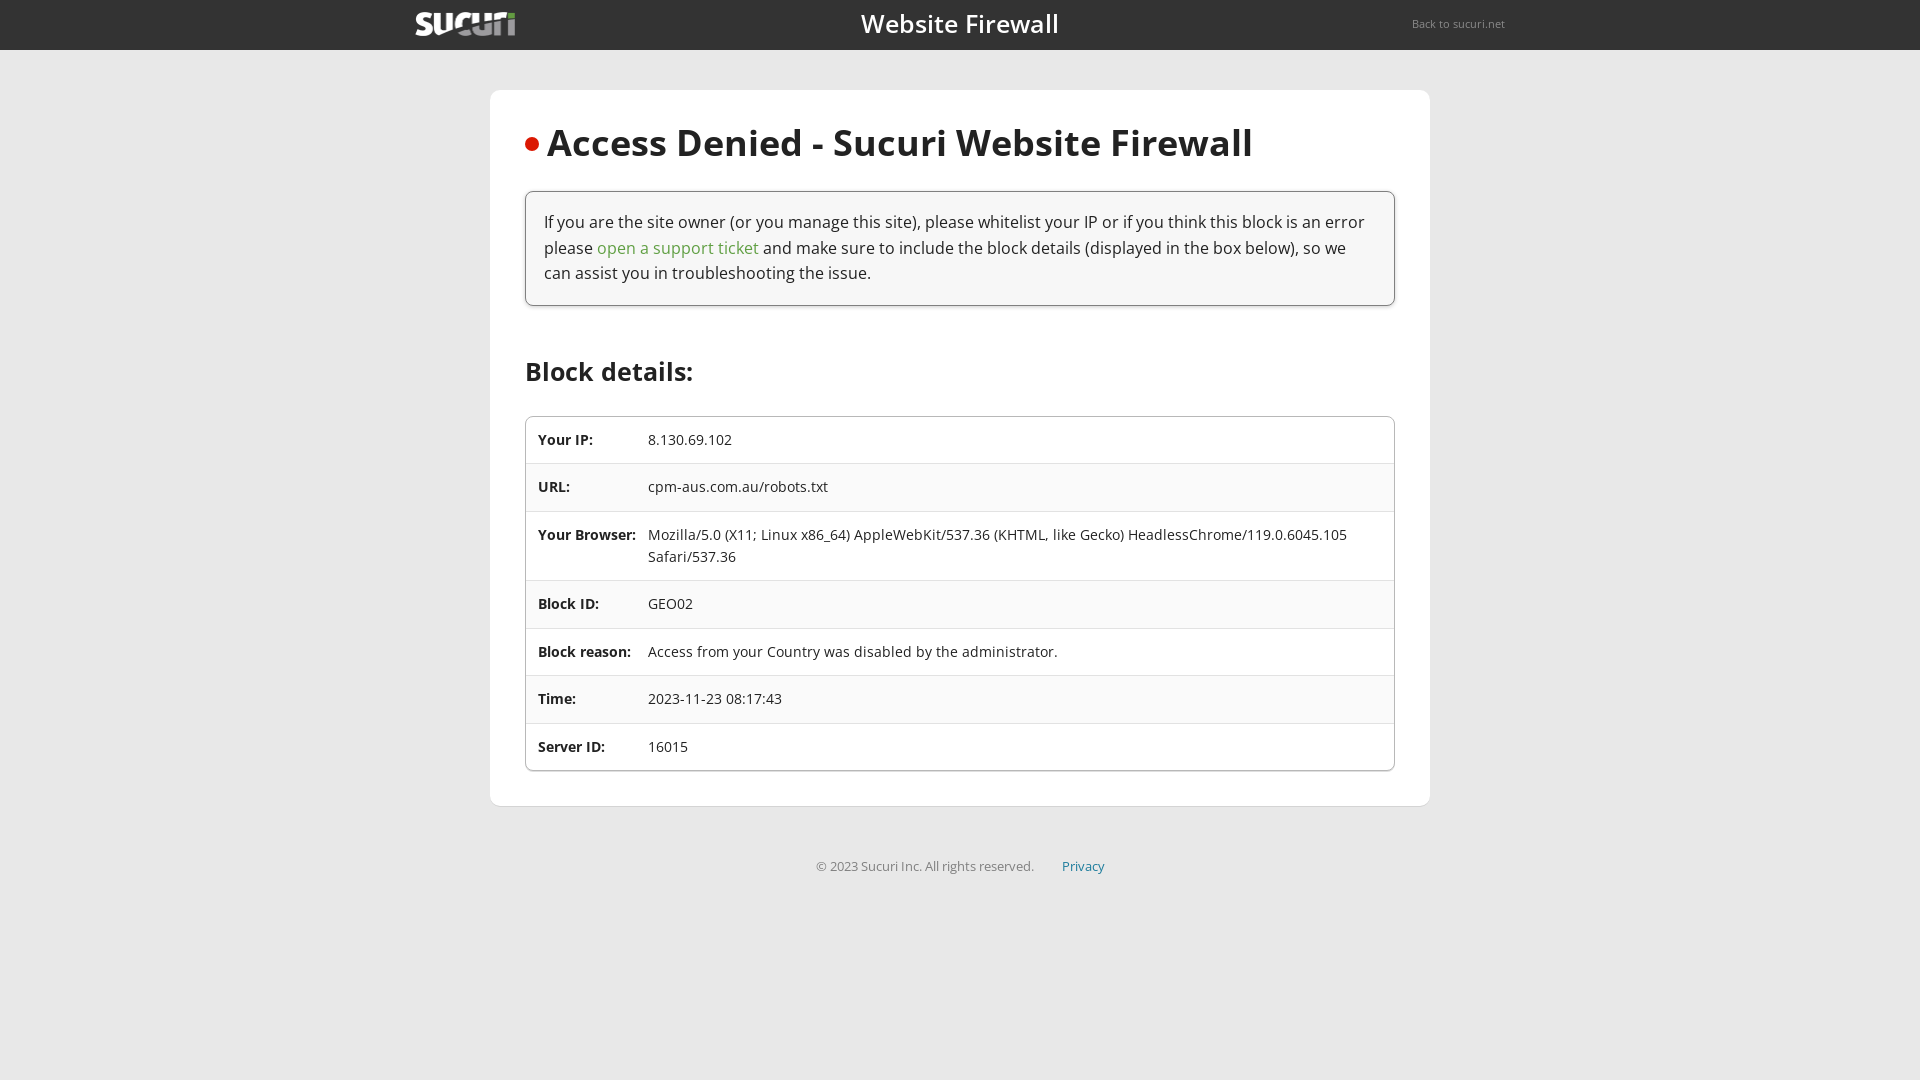  Describe the element at coordinates (1458, 23) in the screenshot. I see `'Back to sucuri.net'` at that location.